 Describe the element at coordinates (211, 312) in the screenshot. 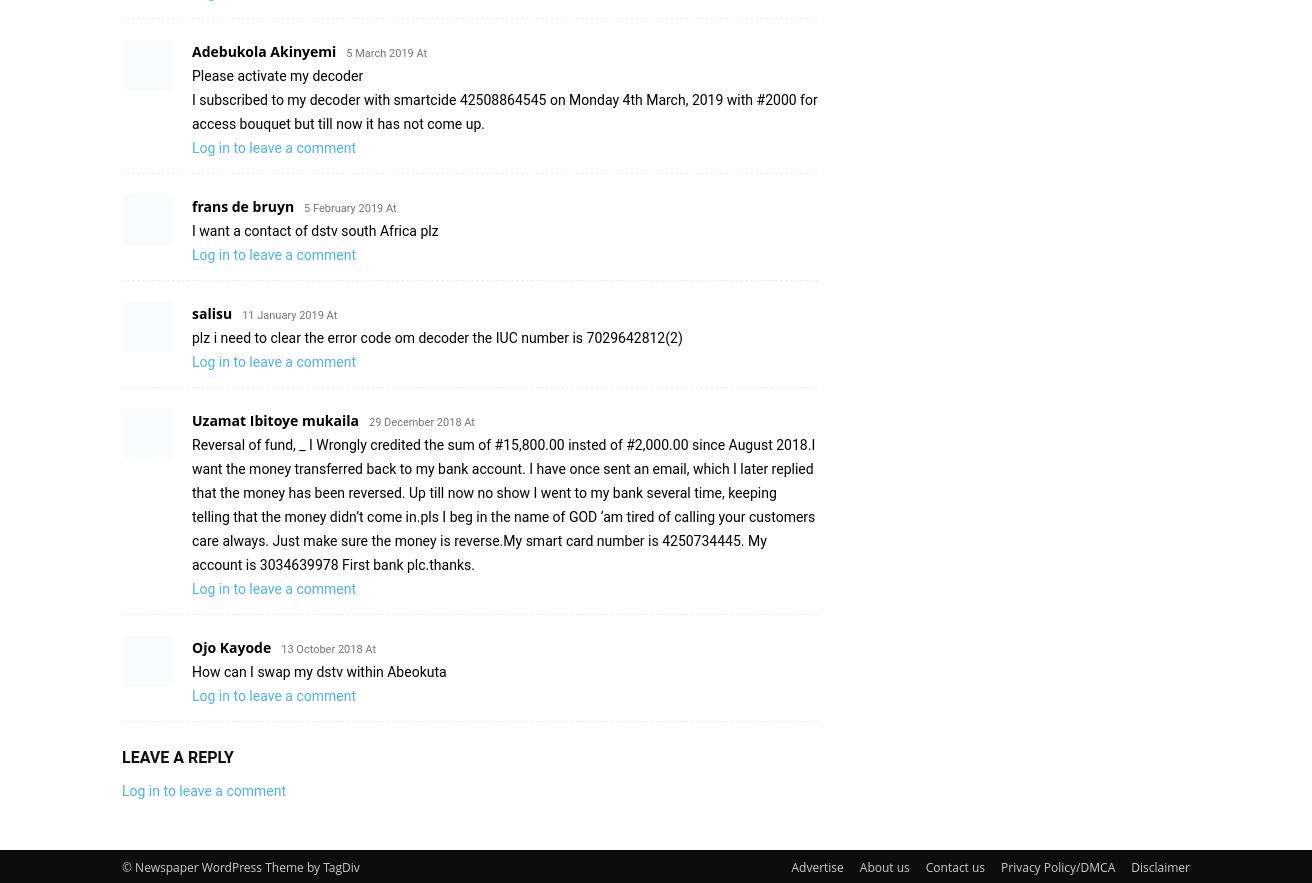

I see `'salisu'` at that location.